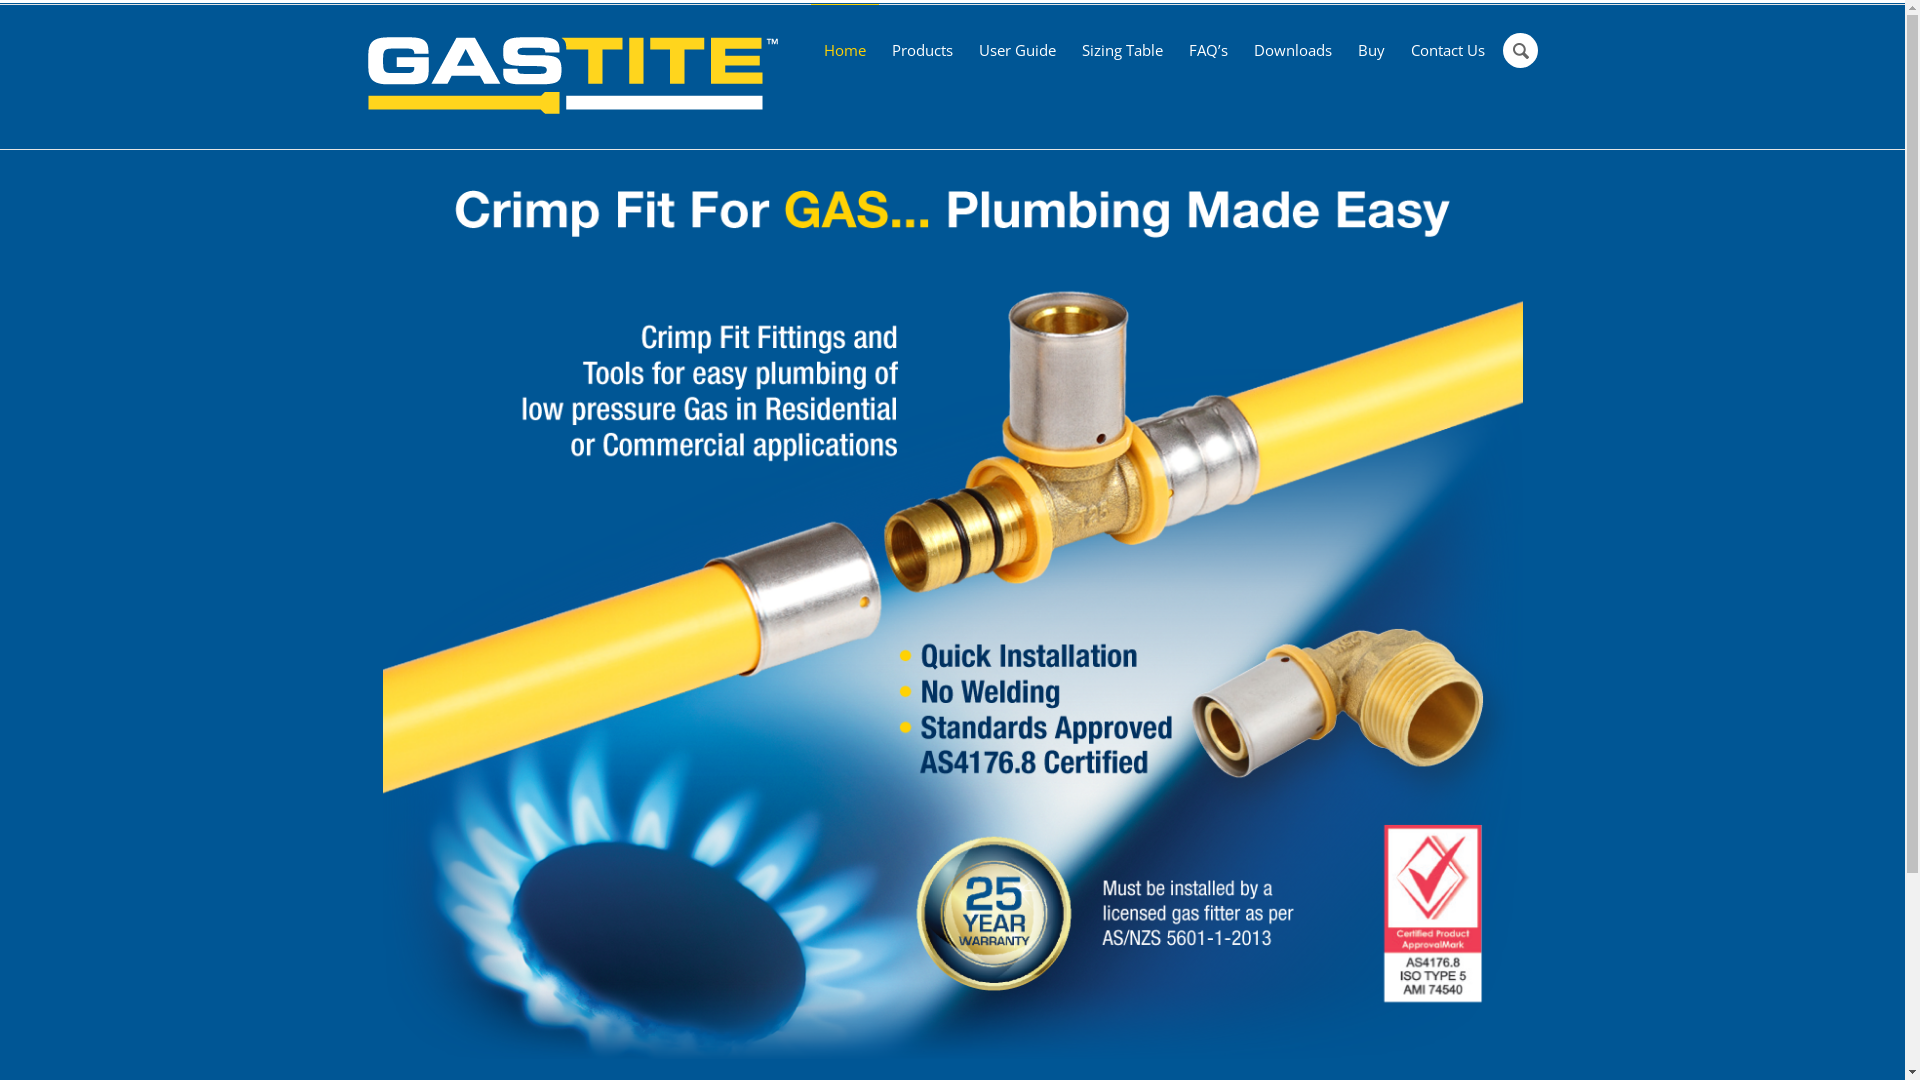  Describe the element at coordinates (1121, 45) in the screenshot. I see `'Sizing Table'` at that location.